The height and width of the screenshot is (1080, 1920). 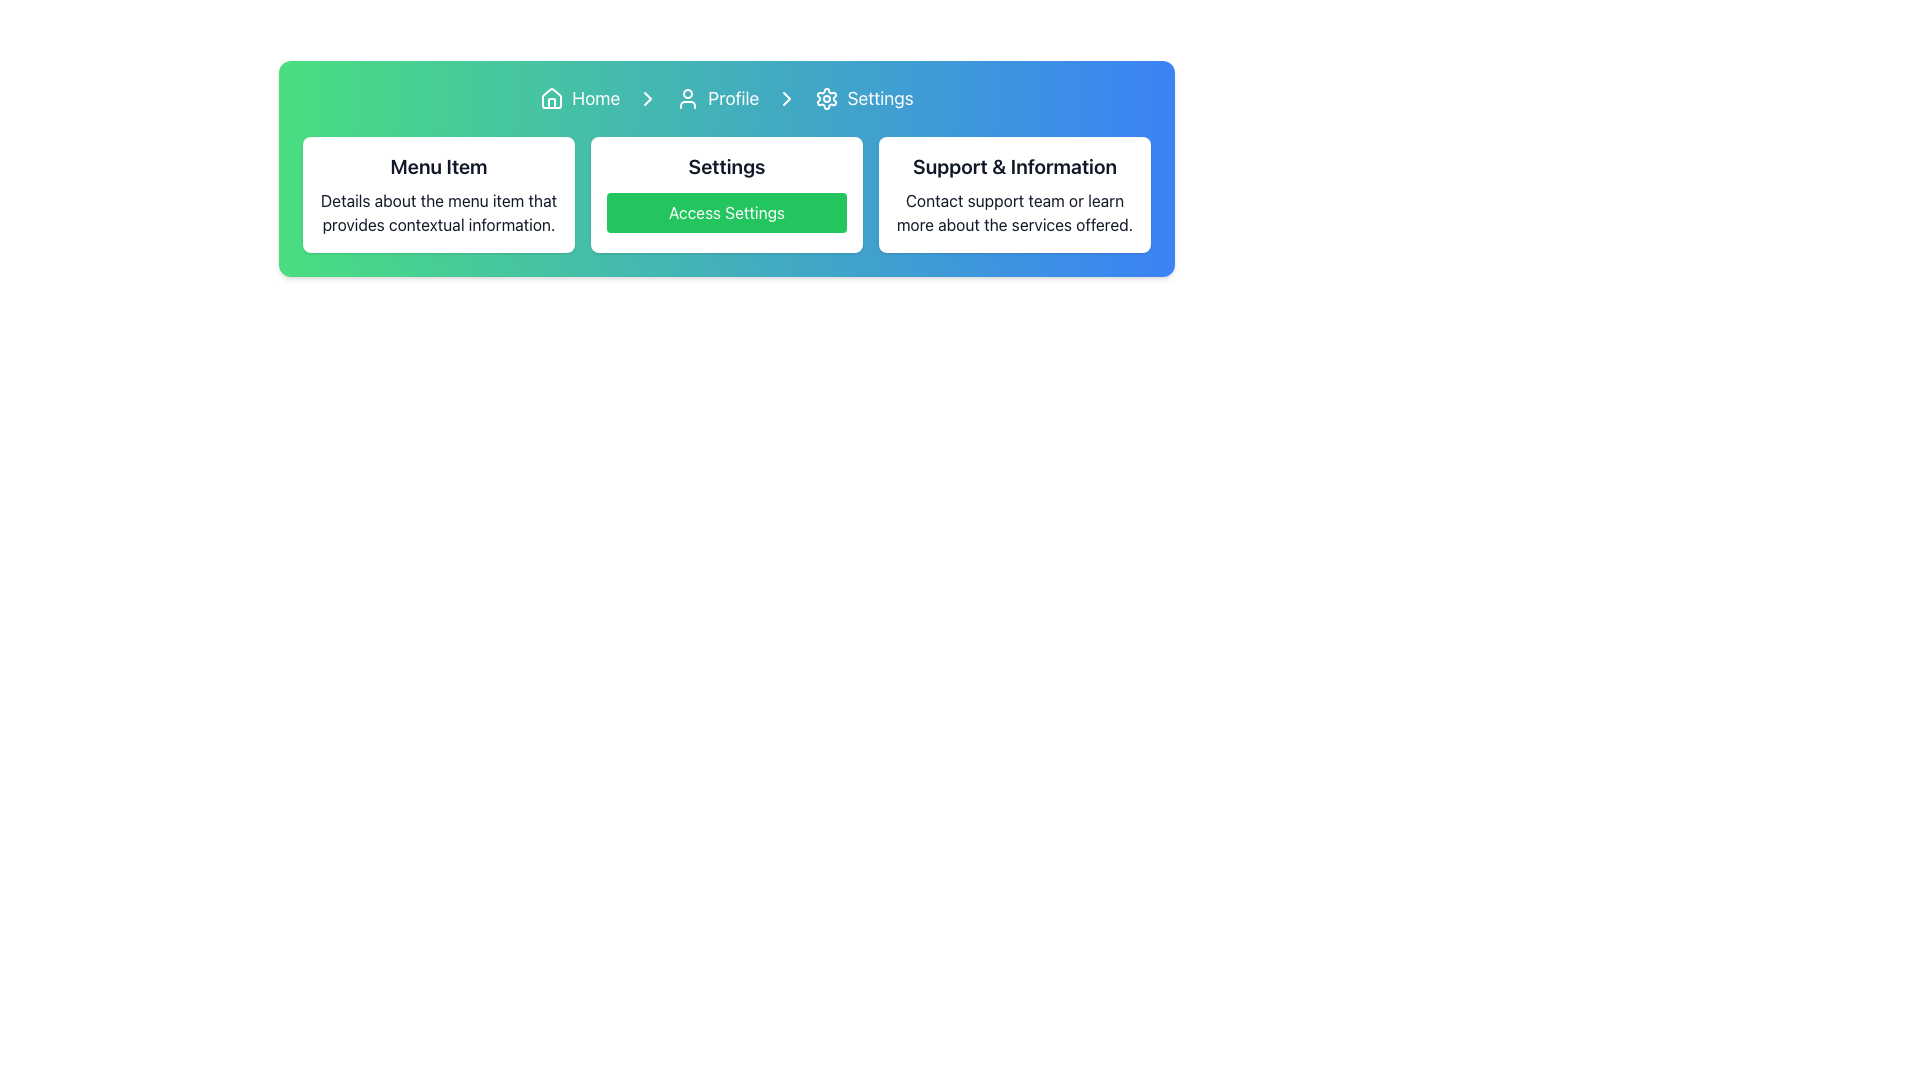 What do you see at coordinates (552, 99) in the screenshot?
I see `the decorative 'home' icon located at the start of the breadcrumb navigation bar, preceding the text 'Home'` at bounding box center [552, 99].